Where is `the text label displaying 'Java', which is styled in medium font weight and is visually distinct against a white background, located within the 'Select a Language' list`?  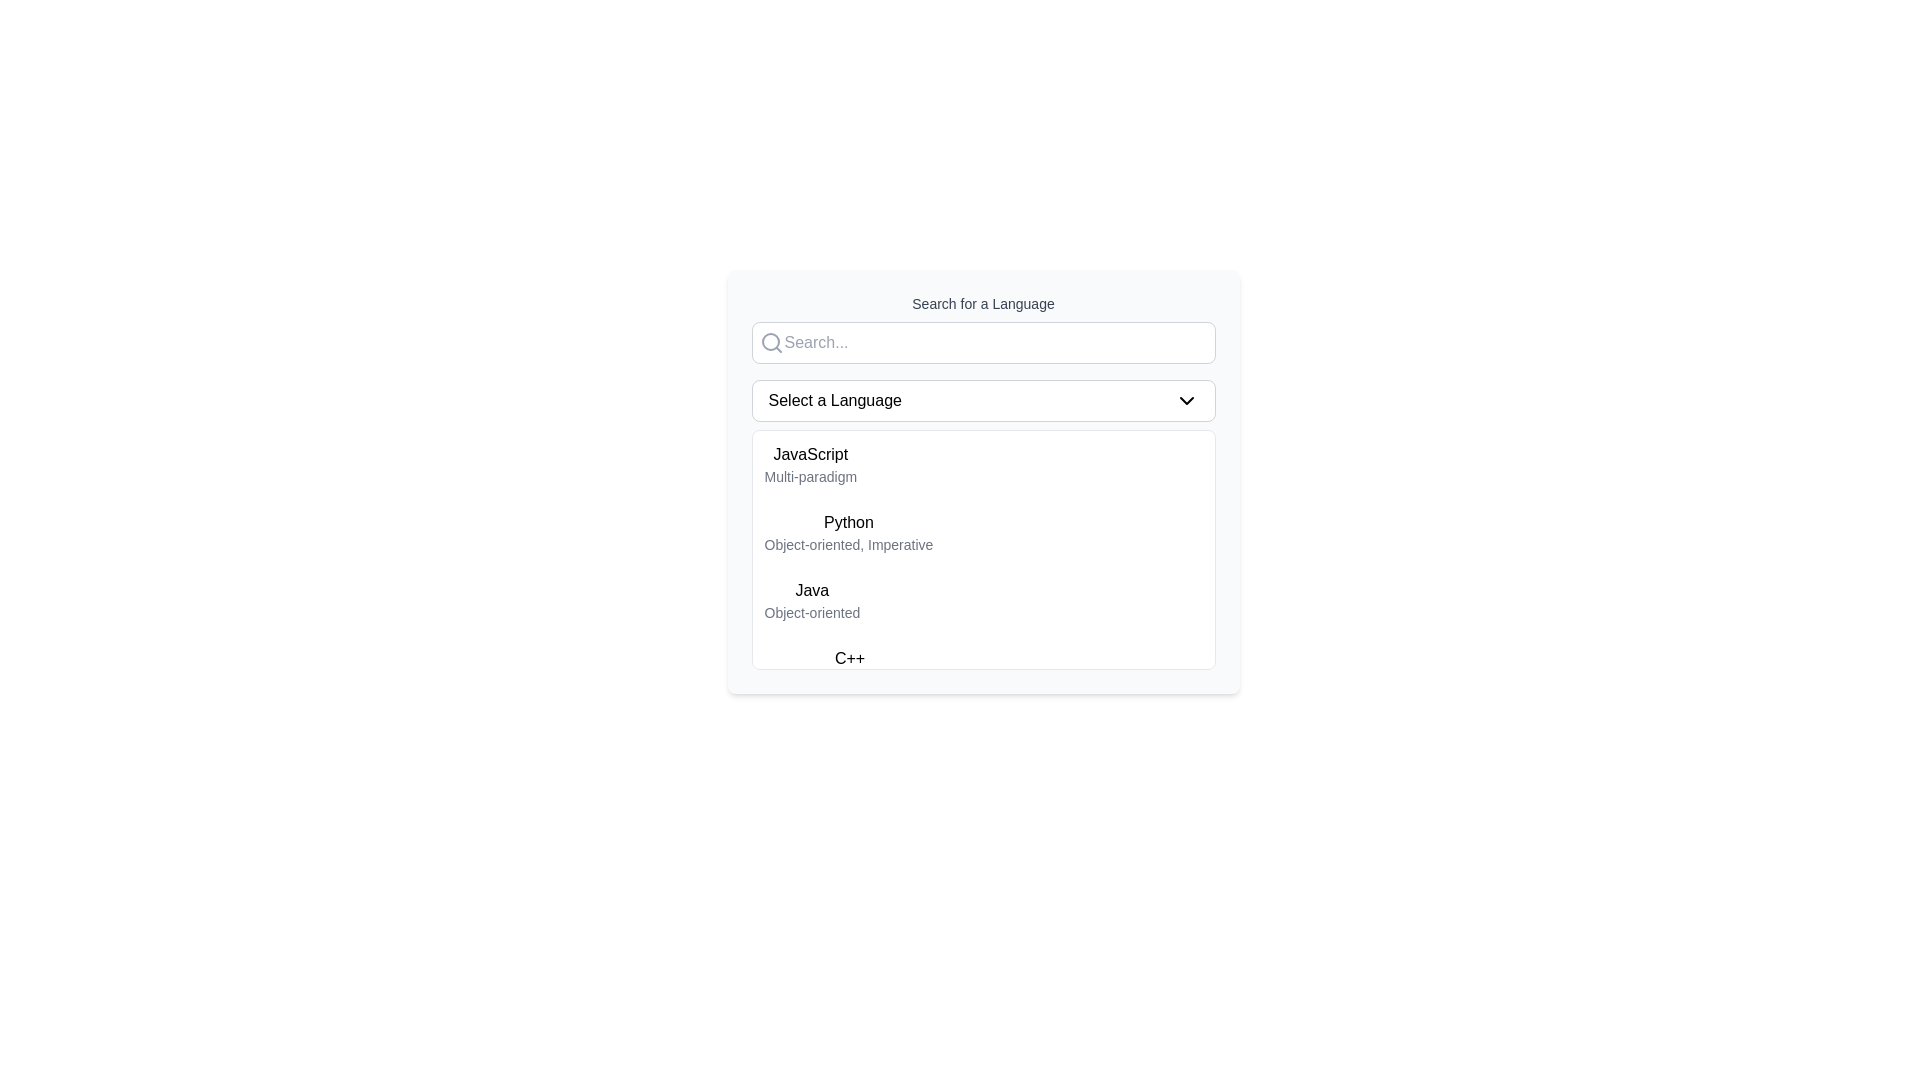
the text label displaying 'Java', which is styled in medium font weight and is visually distinct against a white background, located within the 'Select a Language' list is located at coordinates (812, 589).